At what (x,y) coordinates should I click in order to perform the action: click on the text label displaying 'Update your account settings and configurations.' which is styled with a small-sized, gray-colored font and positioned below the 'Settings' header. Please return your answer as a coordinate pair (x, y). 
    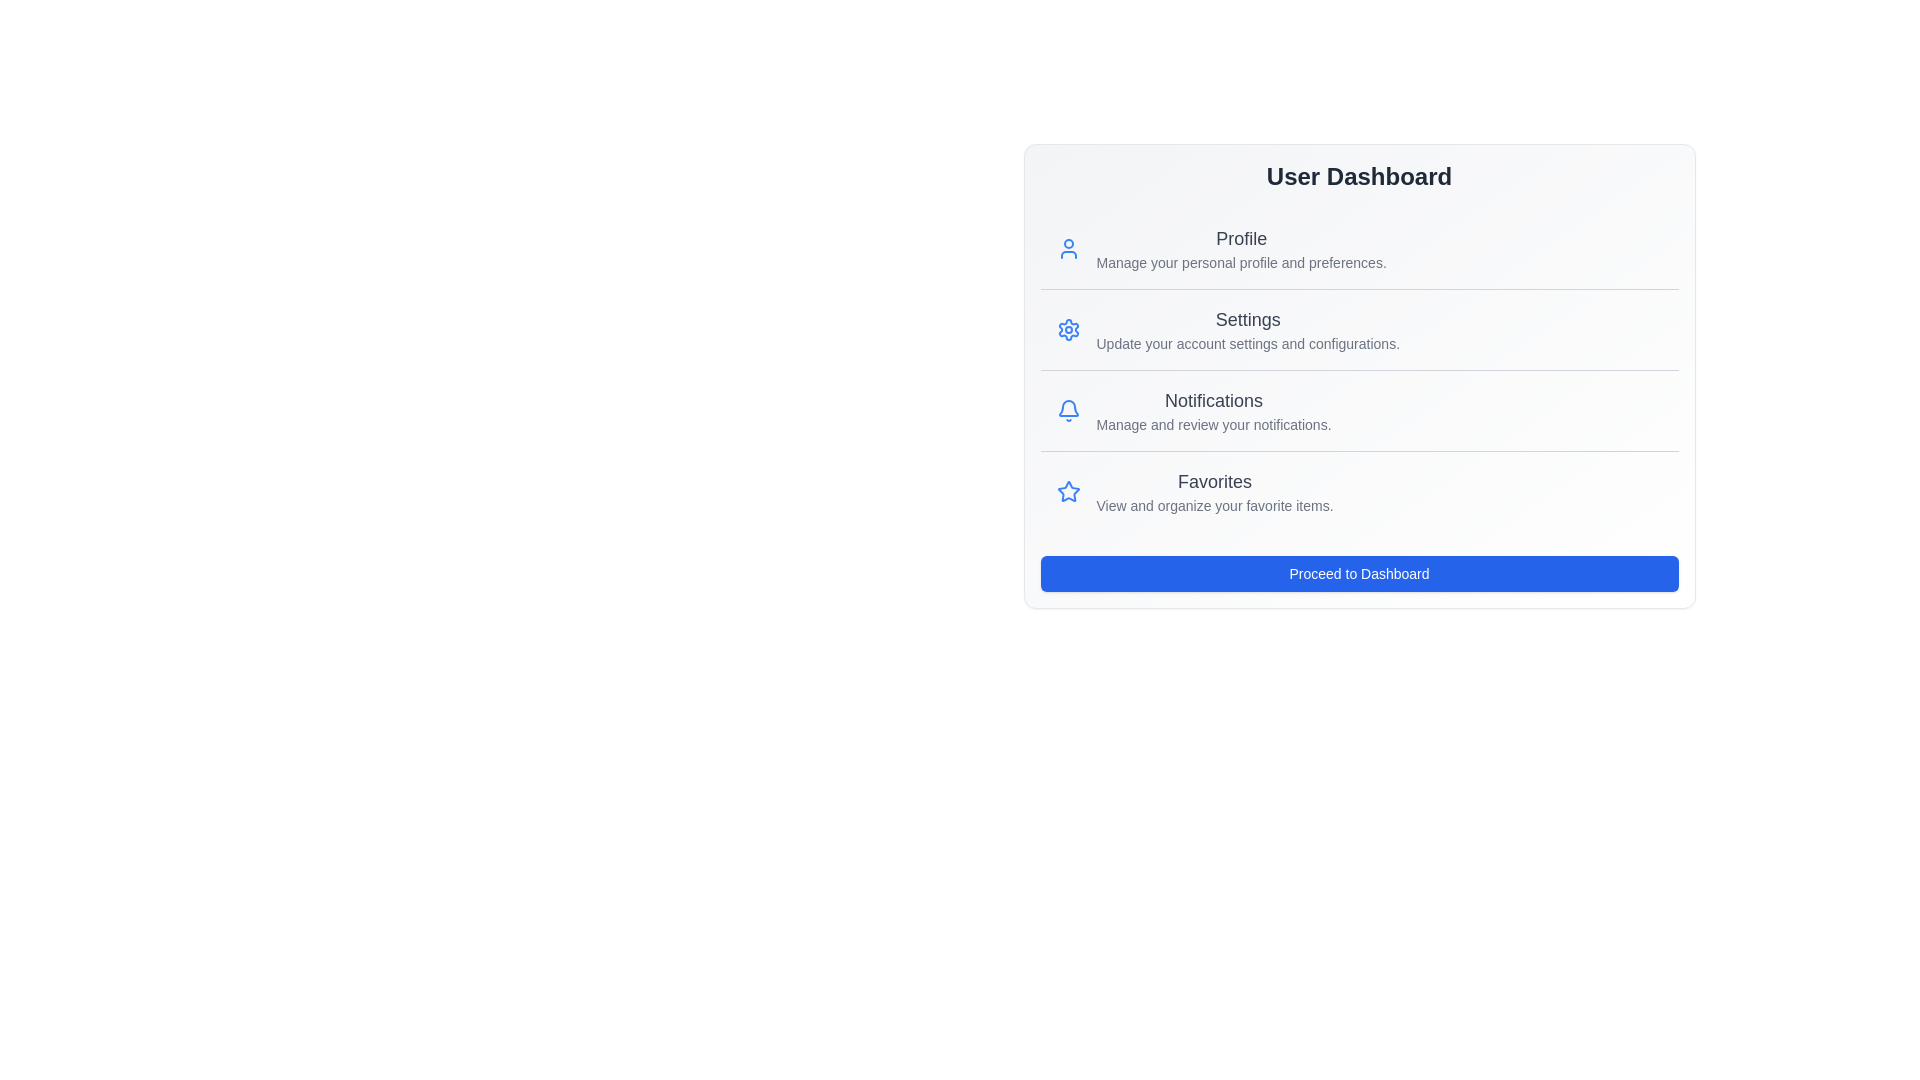
    Looking at the image, I should click on (1247, 342).